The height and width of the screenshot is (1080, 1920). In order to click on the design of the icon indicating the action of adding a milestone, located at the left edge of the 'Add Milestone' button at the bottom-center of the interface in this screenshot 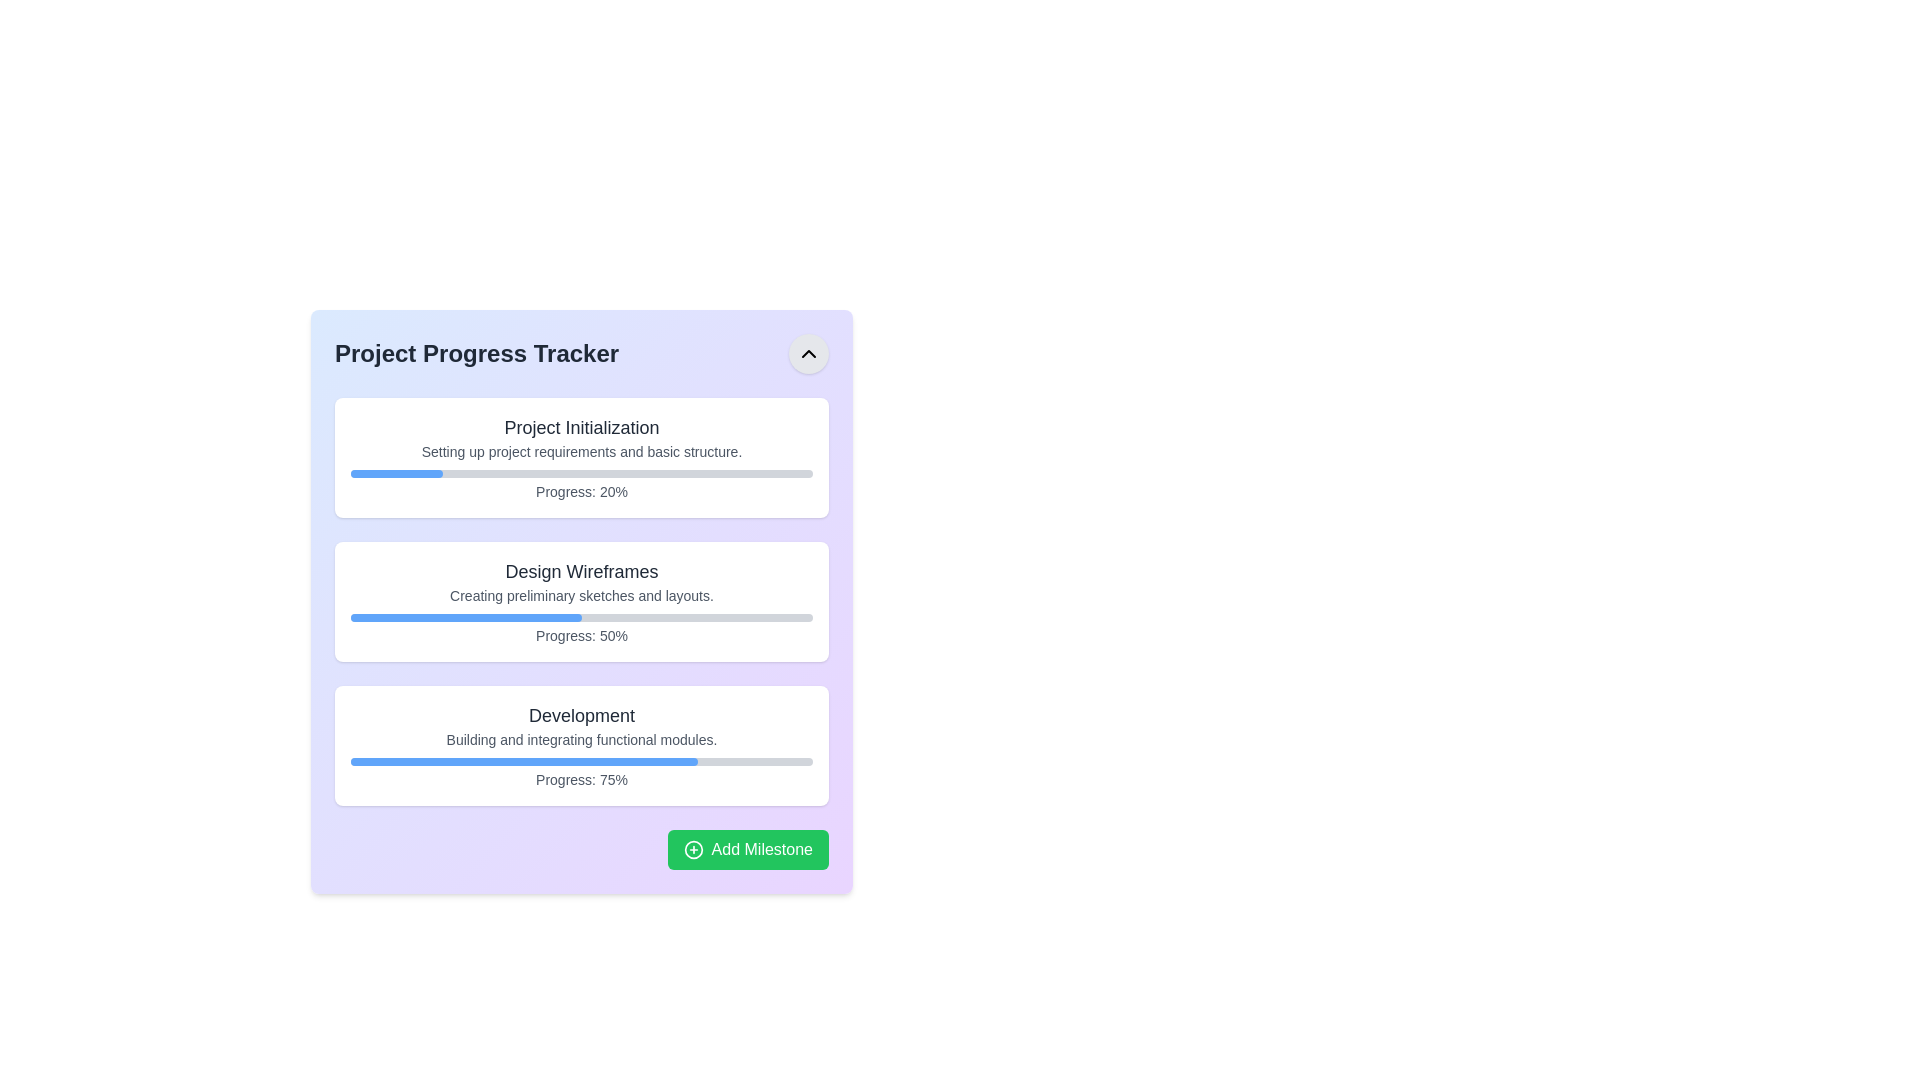, I will do `click(693, 849)`.